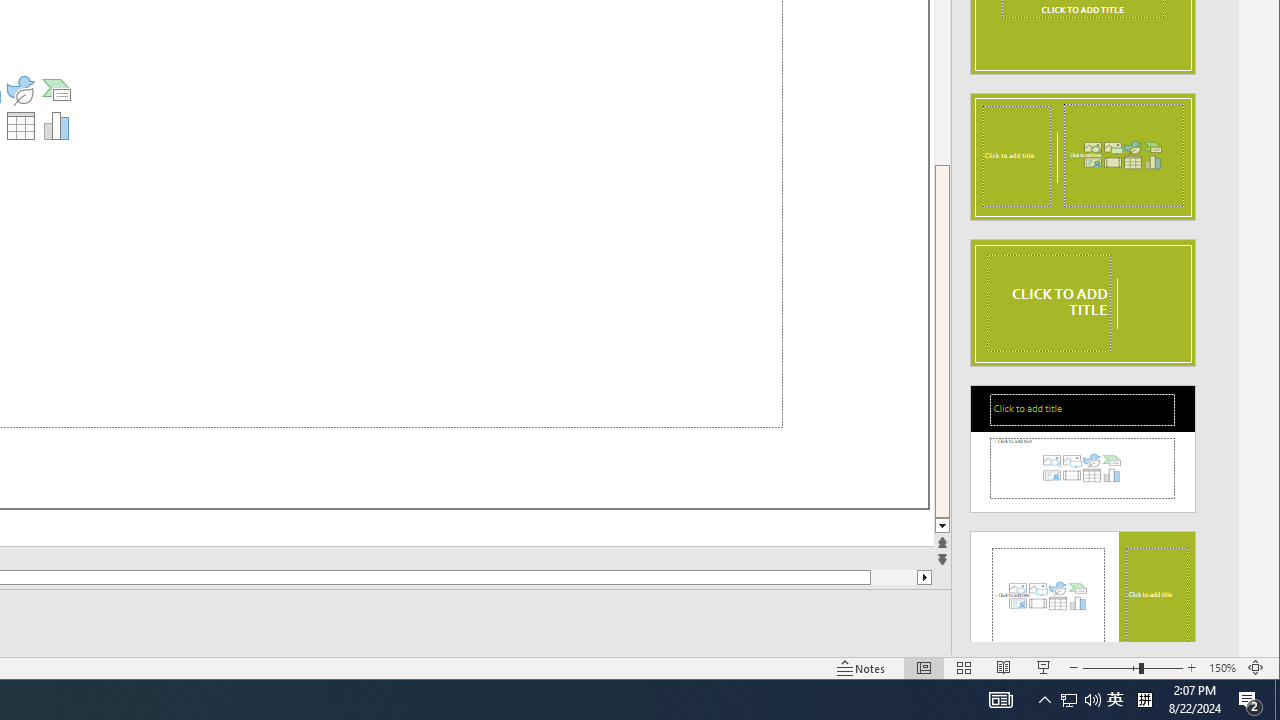  I want to click on 'Insert an Icon', so click(21, 90).